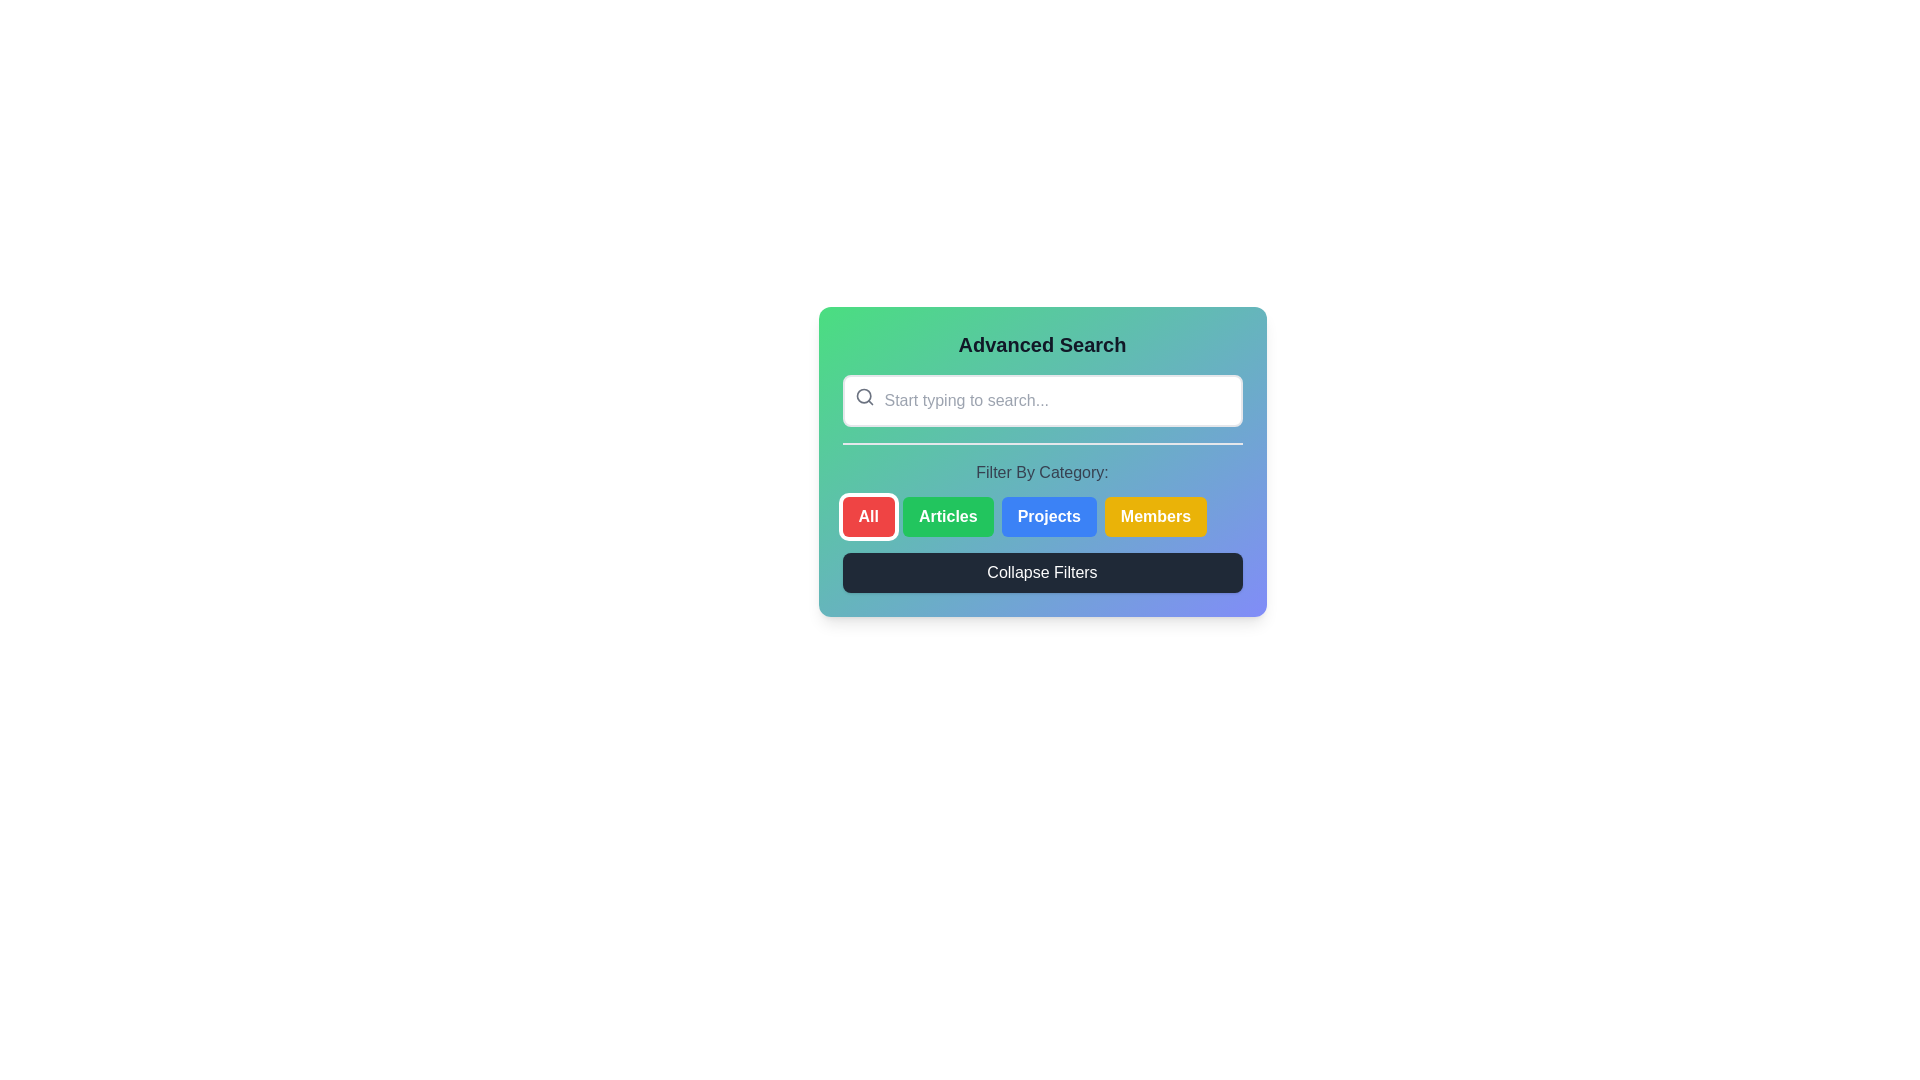 This screenshot has height=1080, width=1920. I want to click on the 'Projects' button, which is the third button in a horizontal row of category selection buttons, so click(1041, 538).